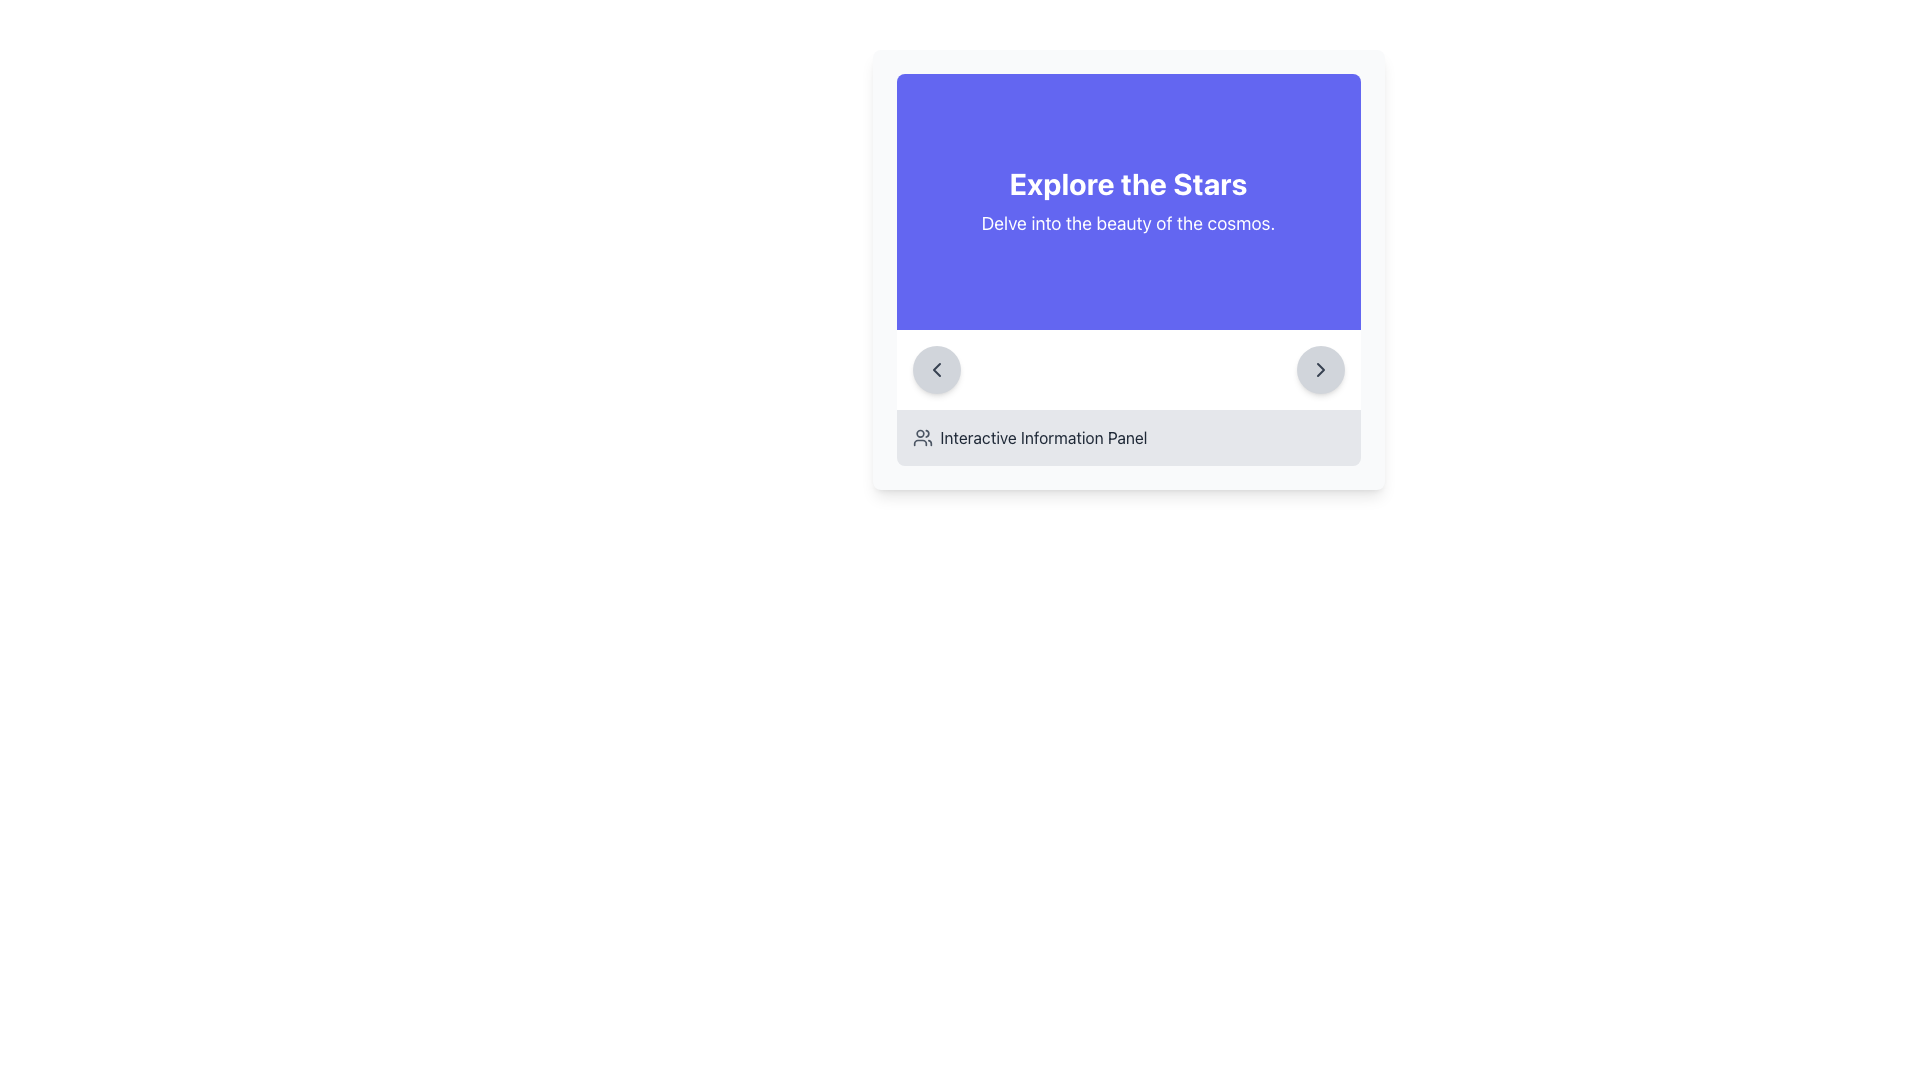 This screenshot has width=1920, height=1080. What do you see at coordinates (1320, 370) in the screenshot?
I see `the circular button with a right-facing arrow icon` at bounding box center [1320, 370].